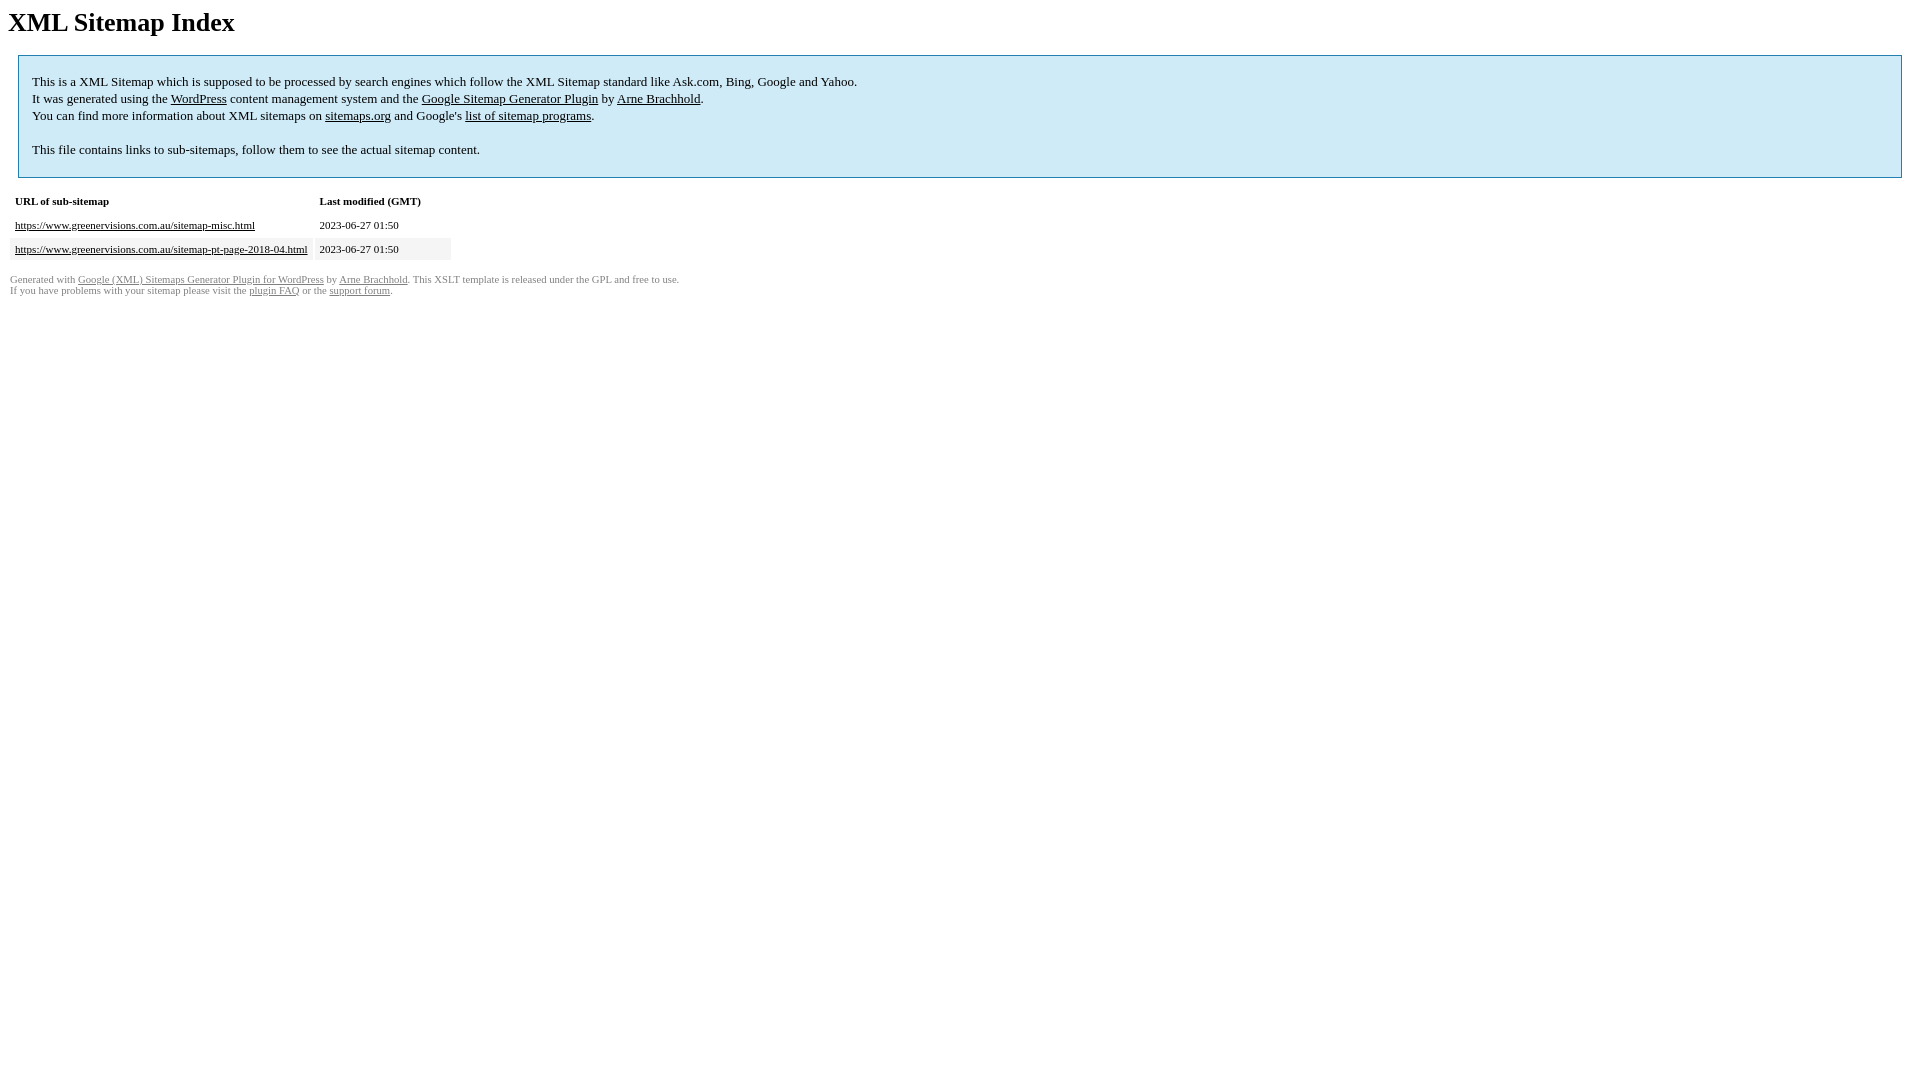 Image resolution: width=1920 pixels, height=1080 pixels. What do you see at coordinates (528, 115) in the screenshot?
I see `'list of sitemap programs'` at bounding box center [528, 115].